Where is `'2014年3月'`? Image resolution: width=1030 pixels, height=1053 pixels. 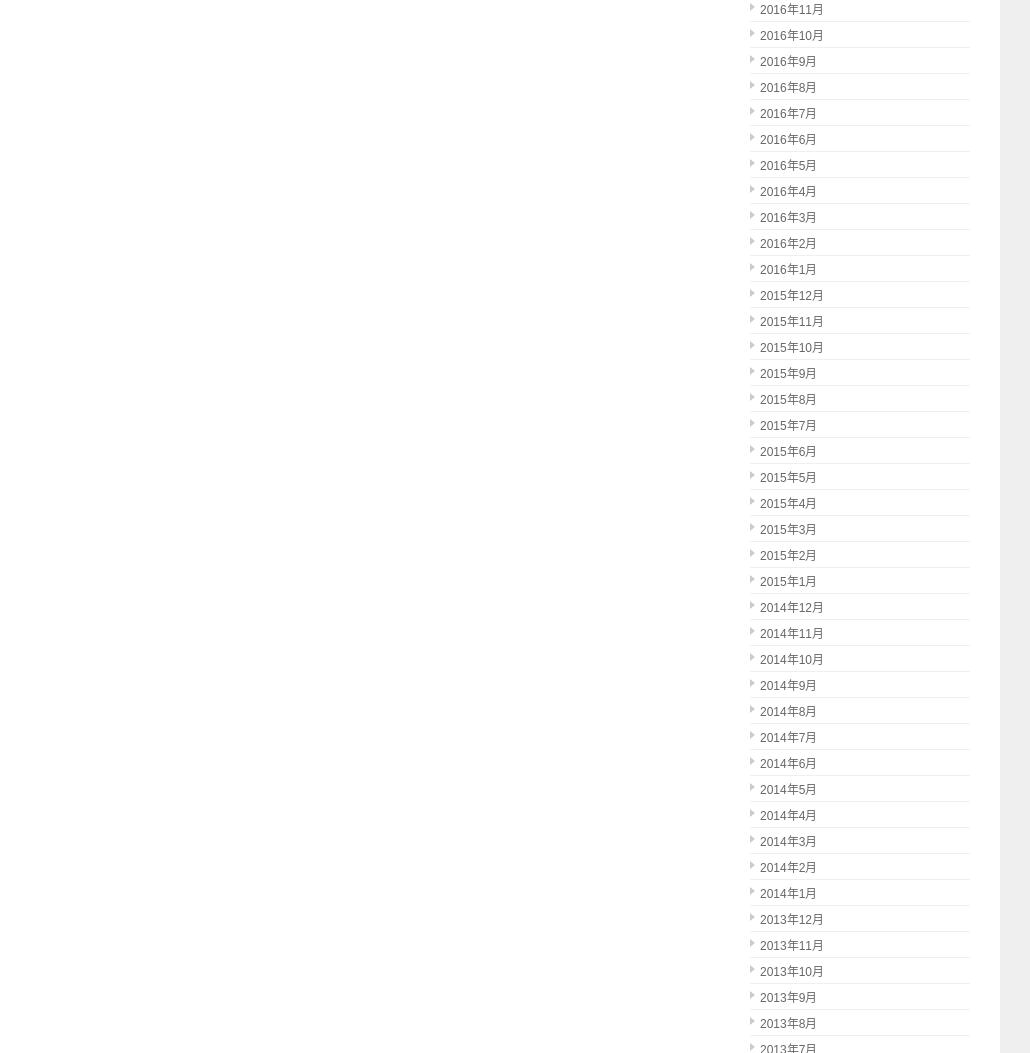
'2014年3月' is located at coordinates (760, 840).